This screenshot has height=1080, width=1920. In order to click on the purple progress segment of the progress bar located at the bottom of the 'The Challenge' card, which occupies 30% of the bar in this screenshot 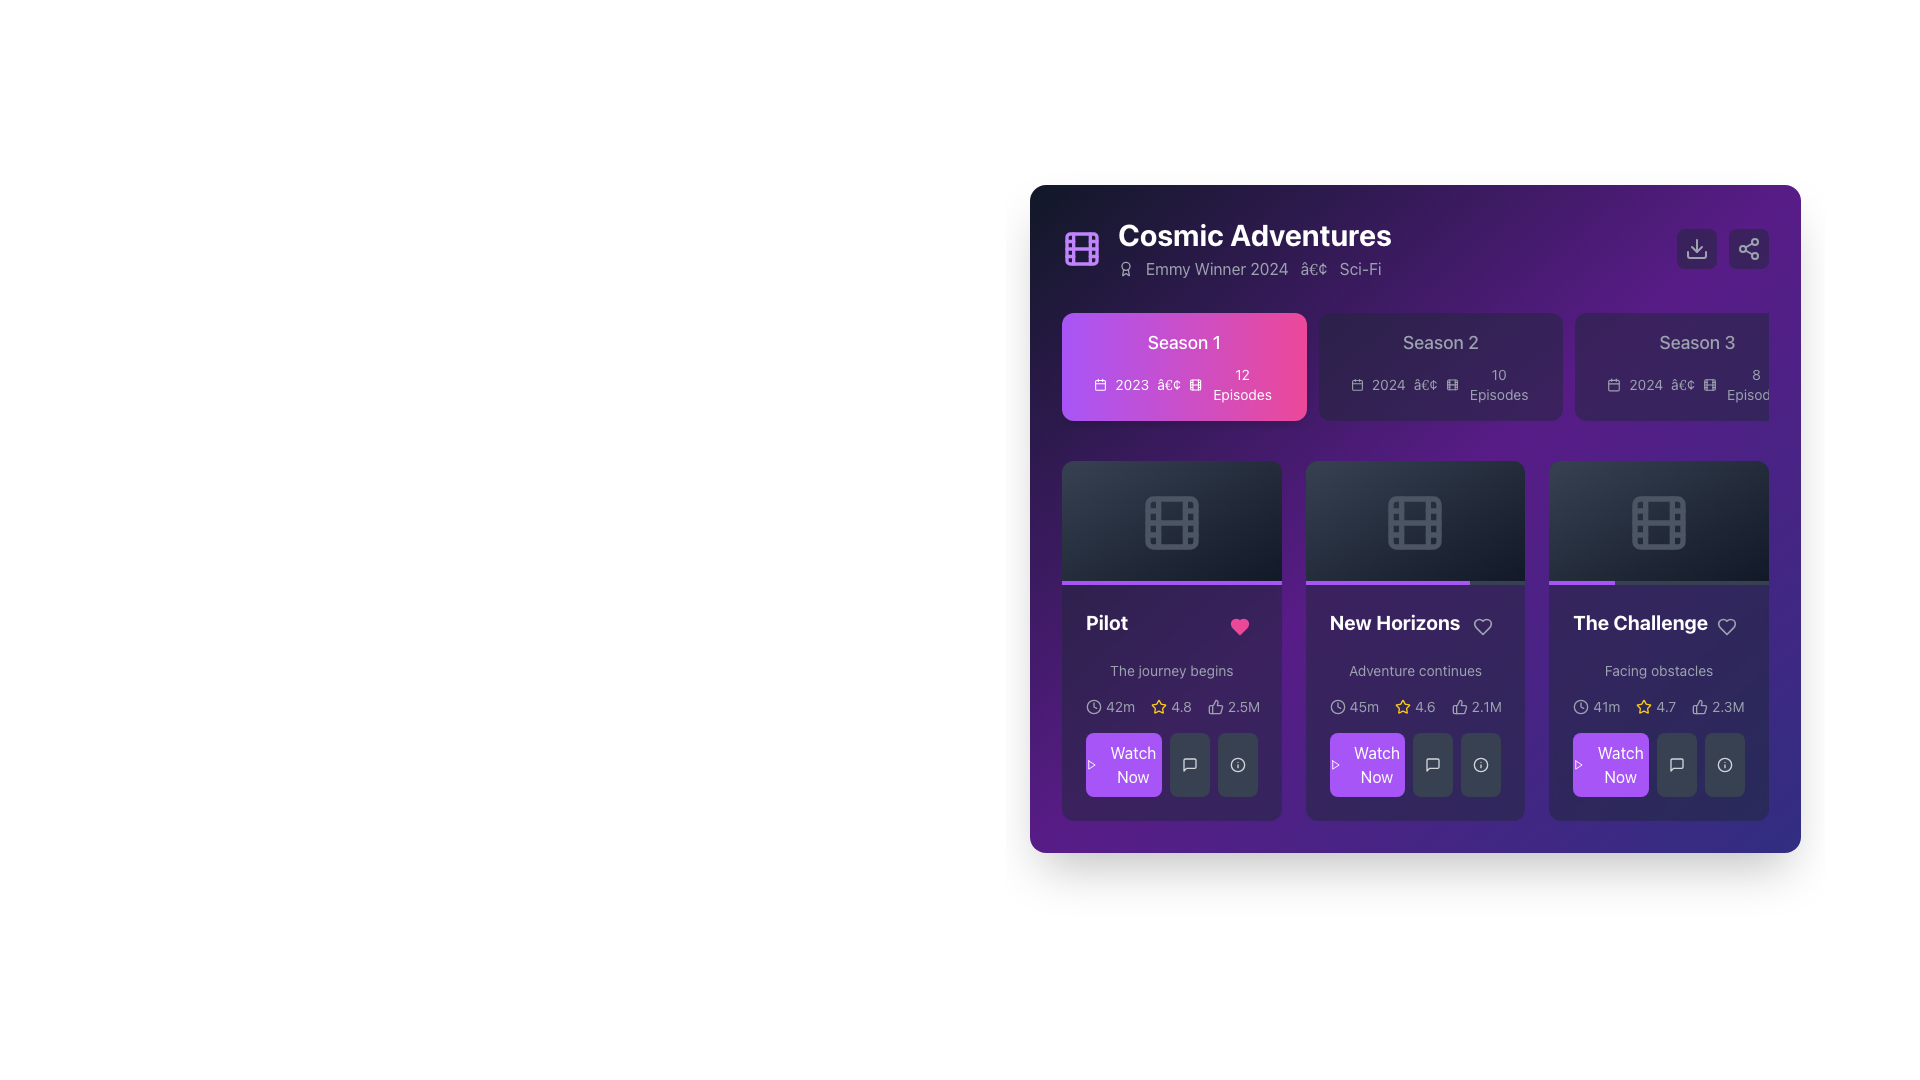, I will do `click(1581, 582)`.